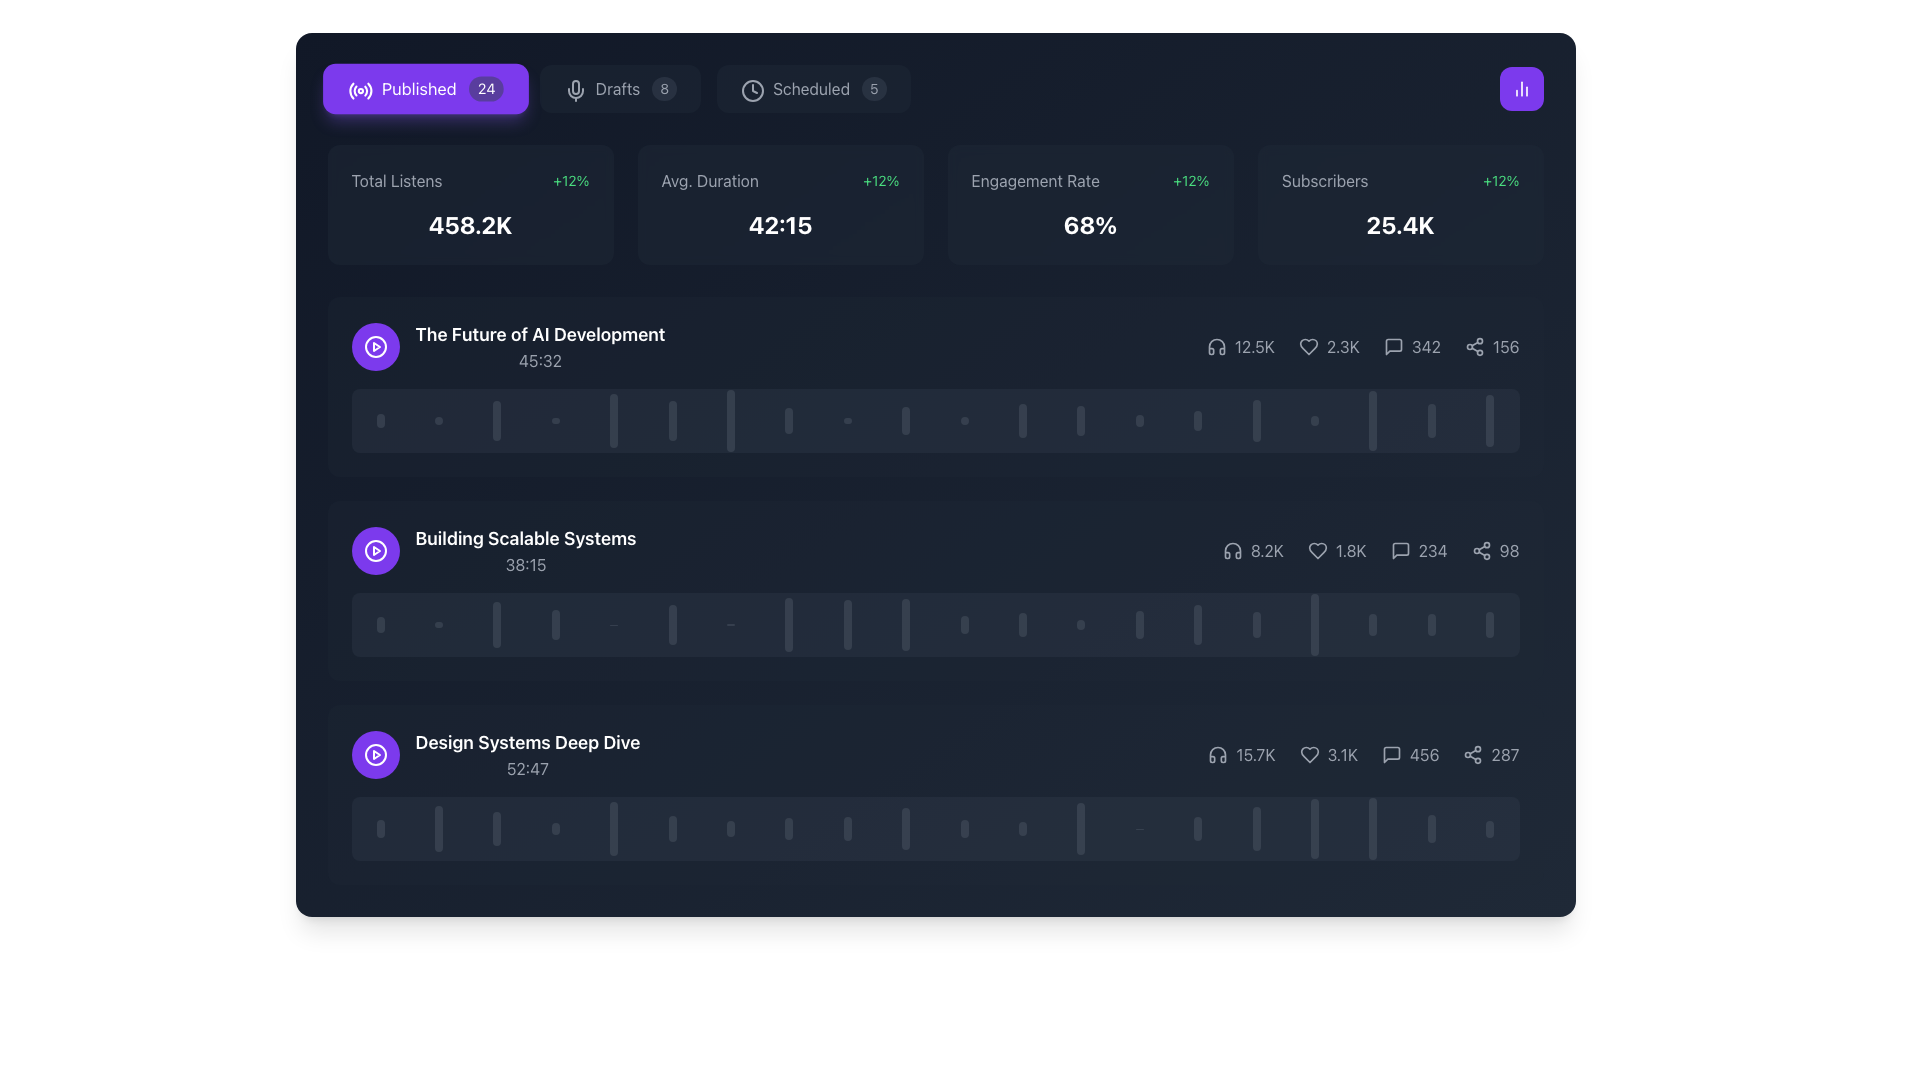  Describe the element at coordinates (905, 829) in the screenshot. I see `the tenth vertical bar in the graph located below the 'Design Systems Deep Dive' title` at that location.